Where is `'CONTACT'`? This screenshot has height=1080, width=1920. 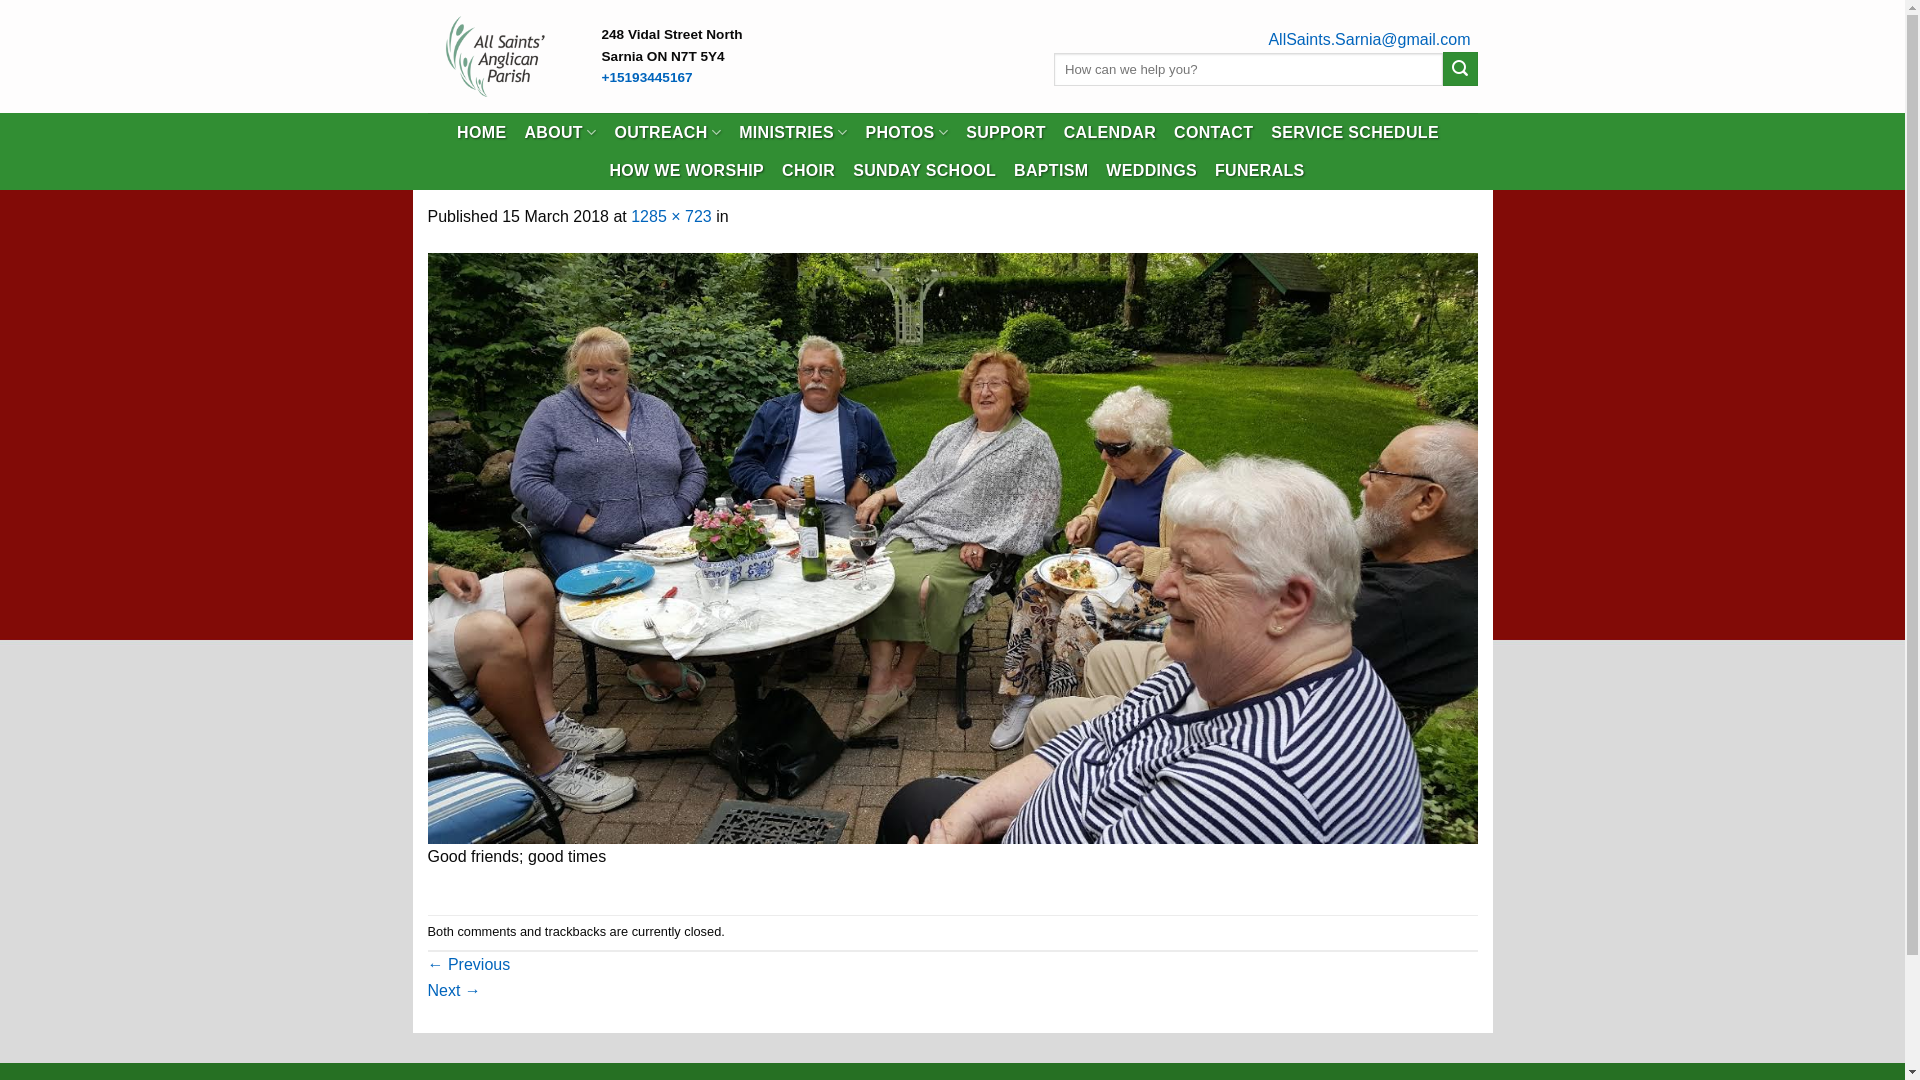
'CONTACT' is located at coordinates (1212, 132).